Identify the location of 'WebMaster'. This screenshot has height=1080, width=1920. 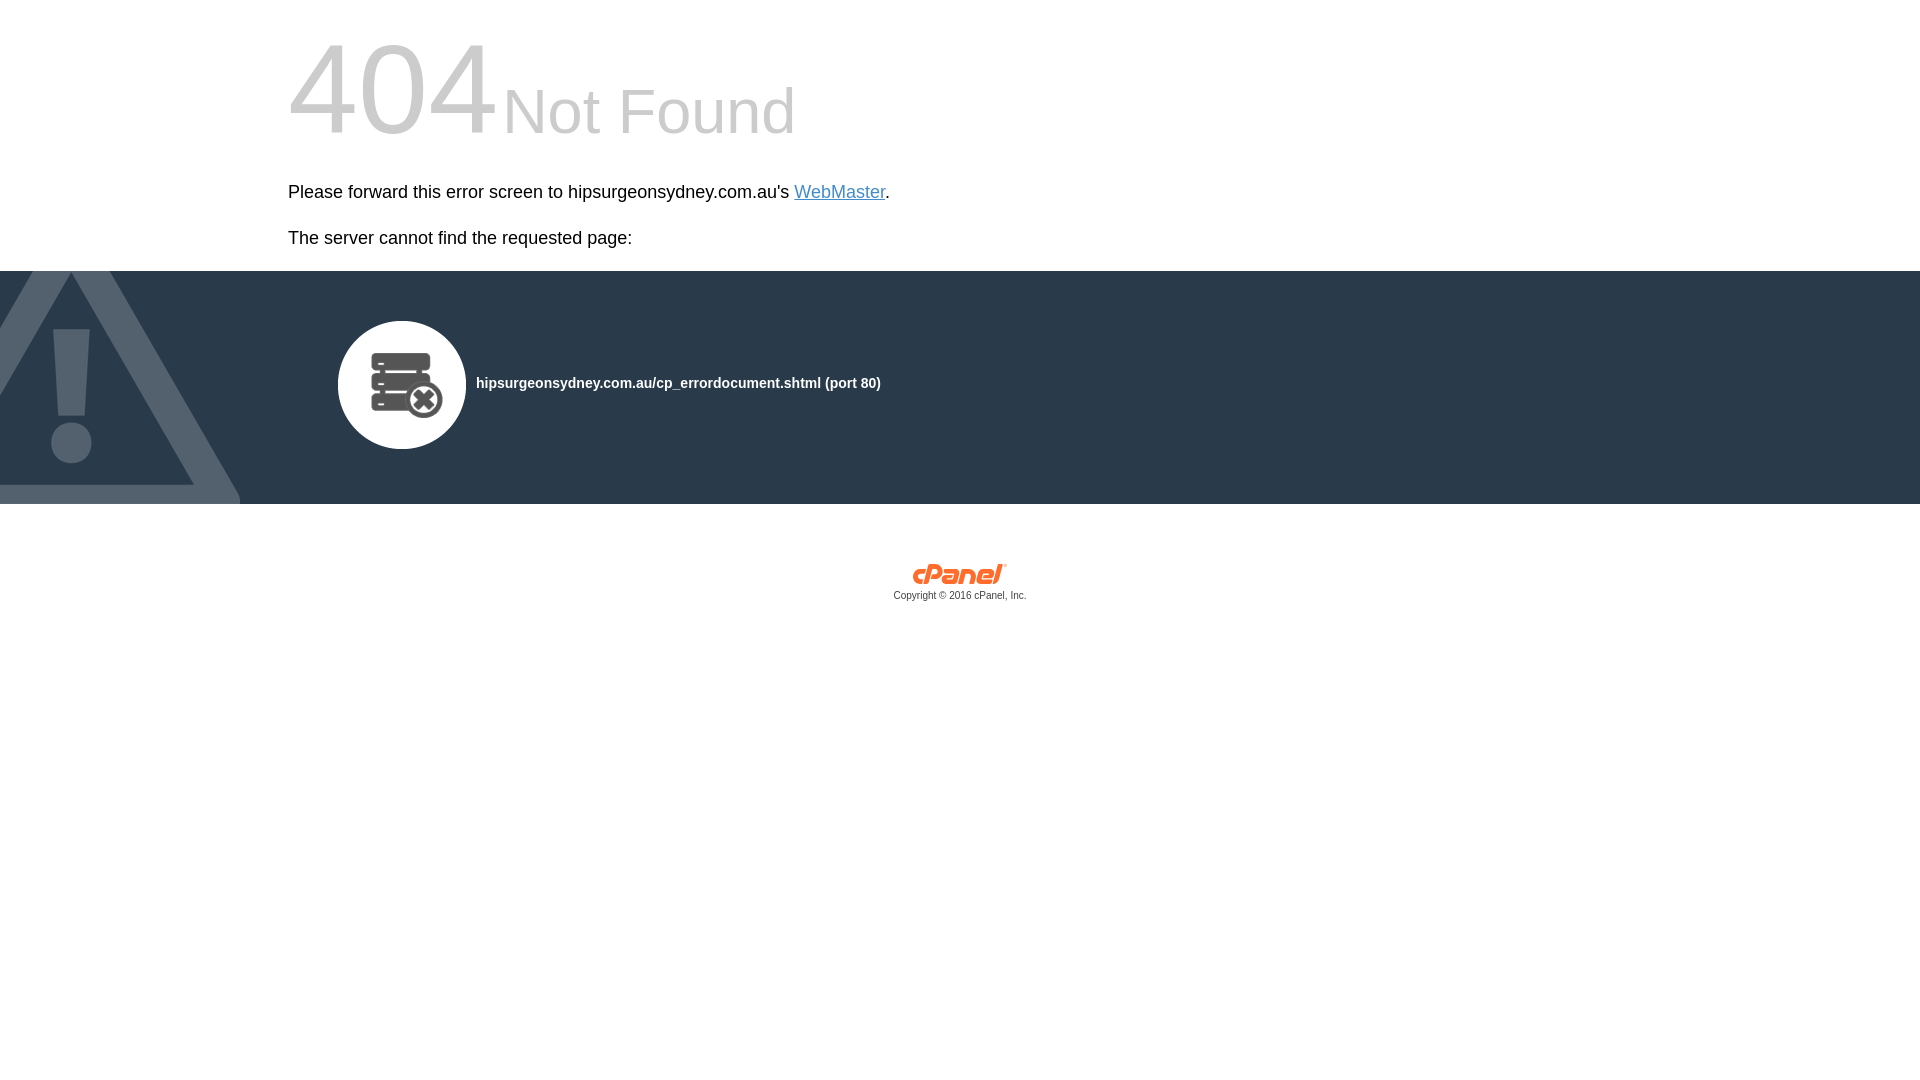
(839, 192).